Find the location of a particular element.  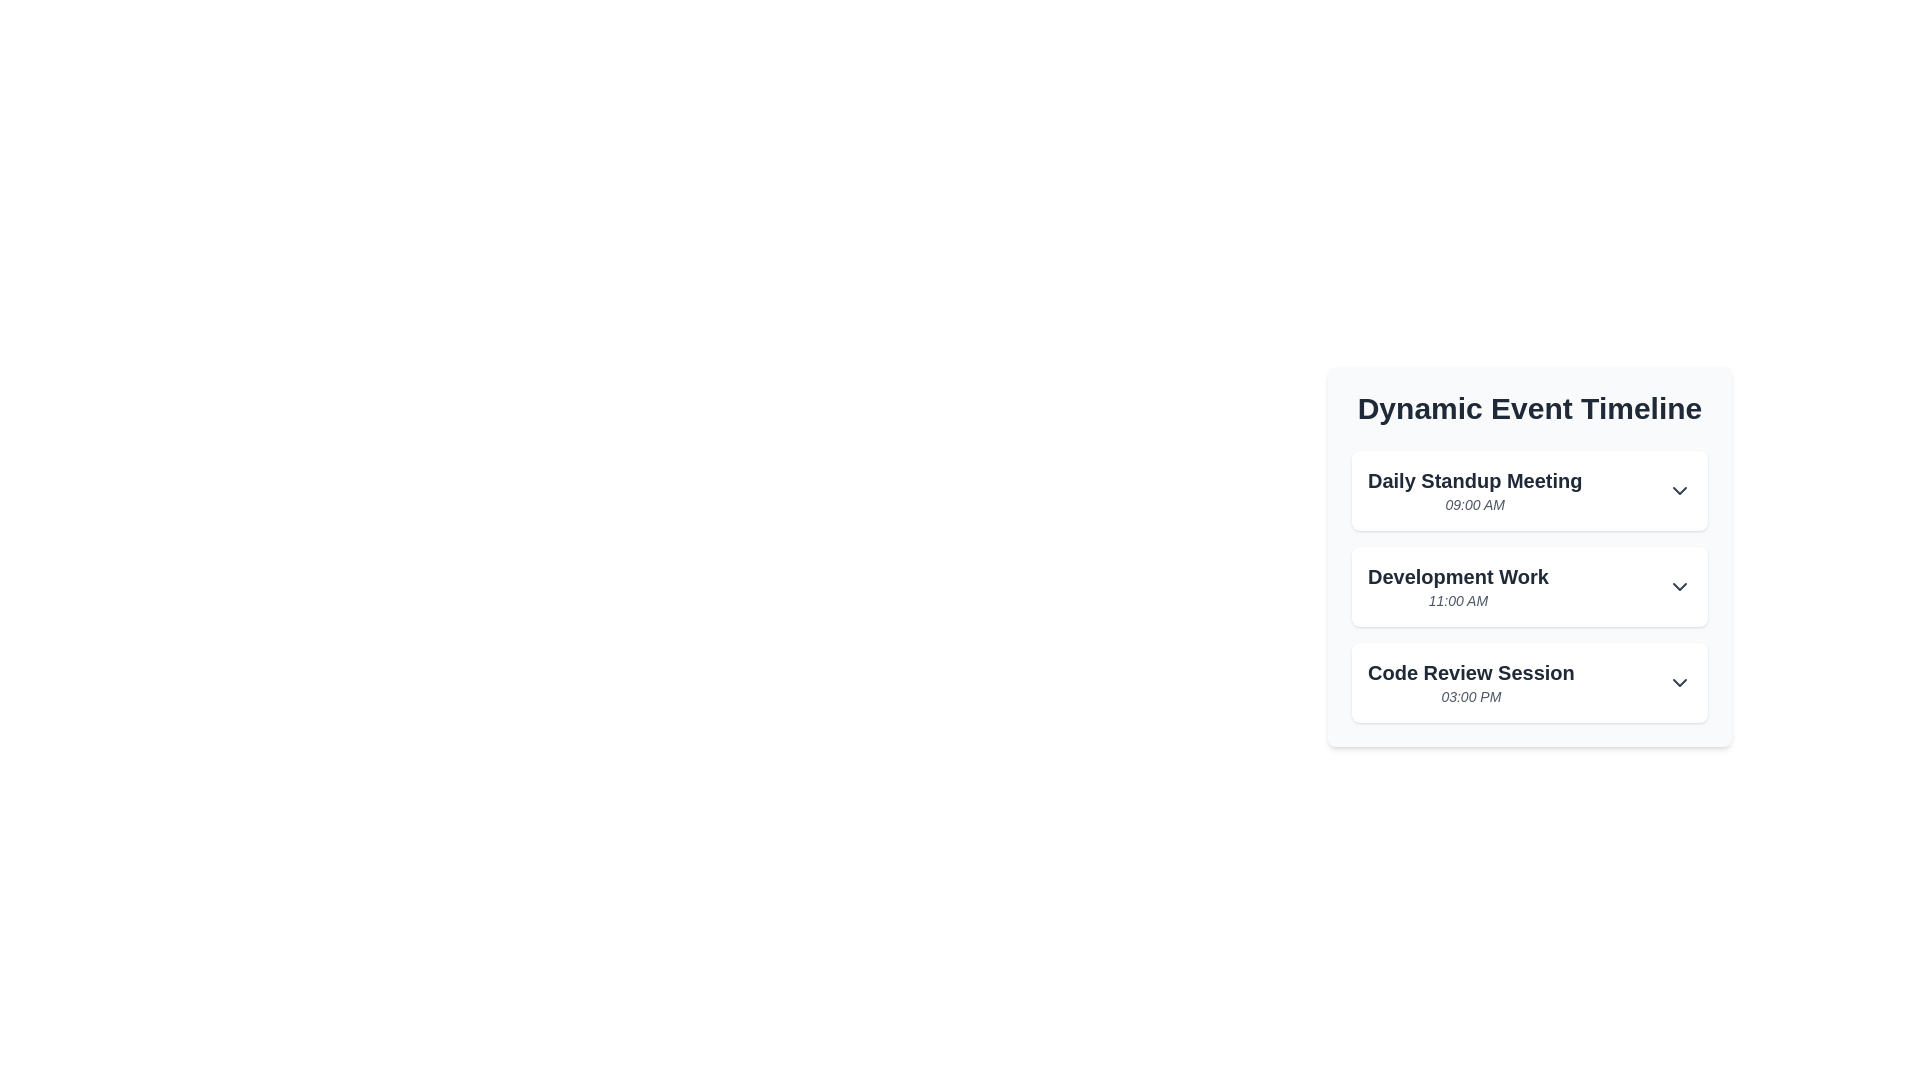

the text label in the second row of the 'Dynamic Event Timeline' which serves as a header for an event, positioned above the smaller text showing '11:00 AM' is located at coordinates (1458, 577).